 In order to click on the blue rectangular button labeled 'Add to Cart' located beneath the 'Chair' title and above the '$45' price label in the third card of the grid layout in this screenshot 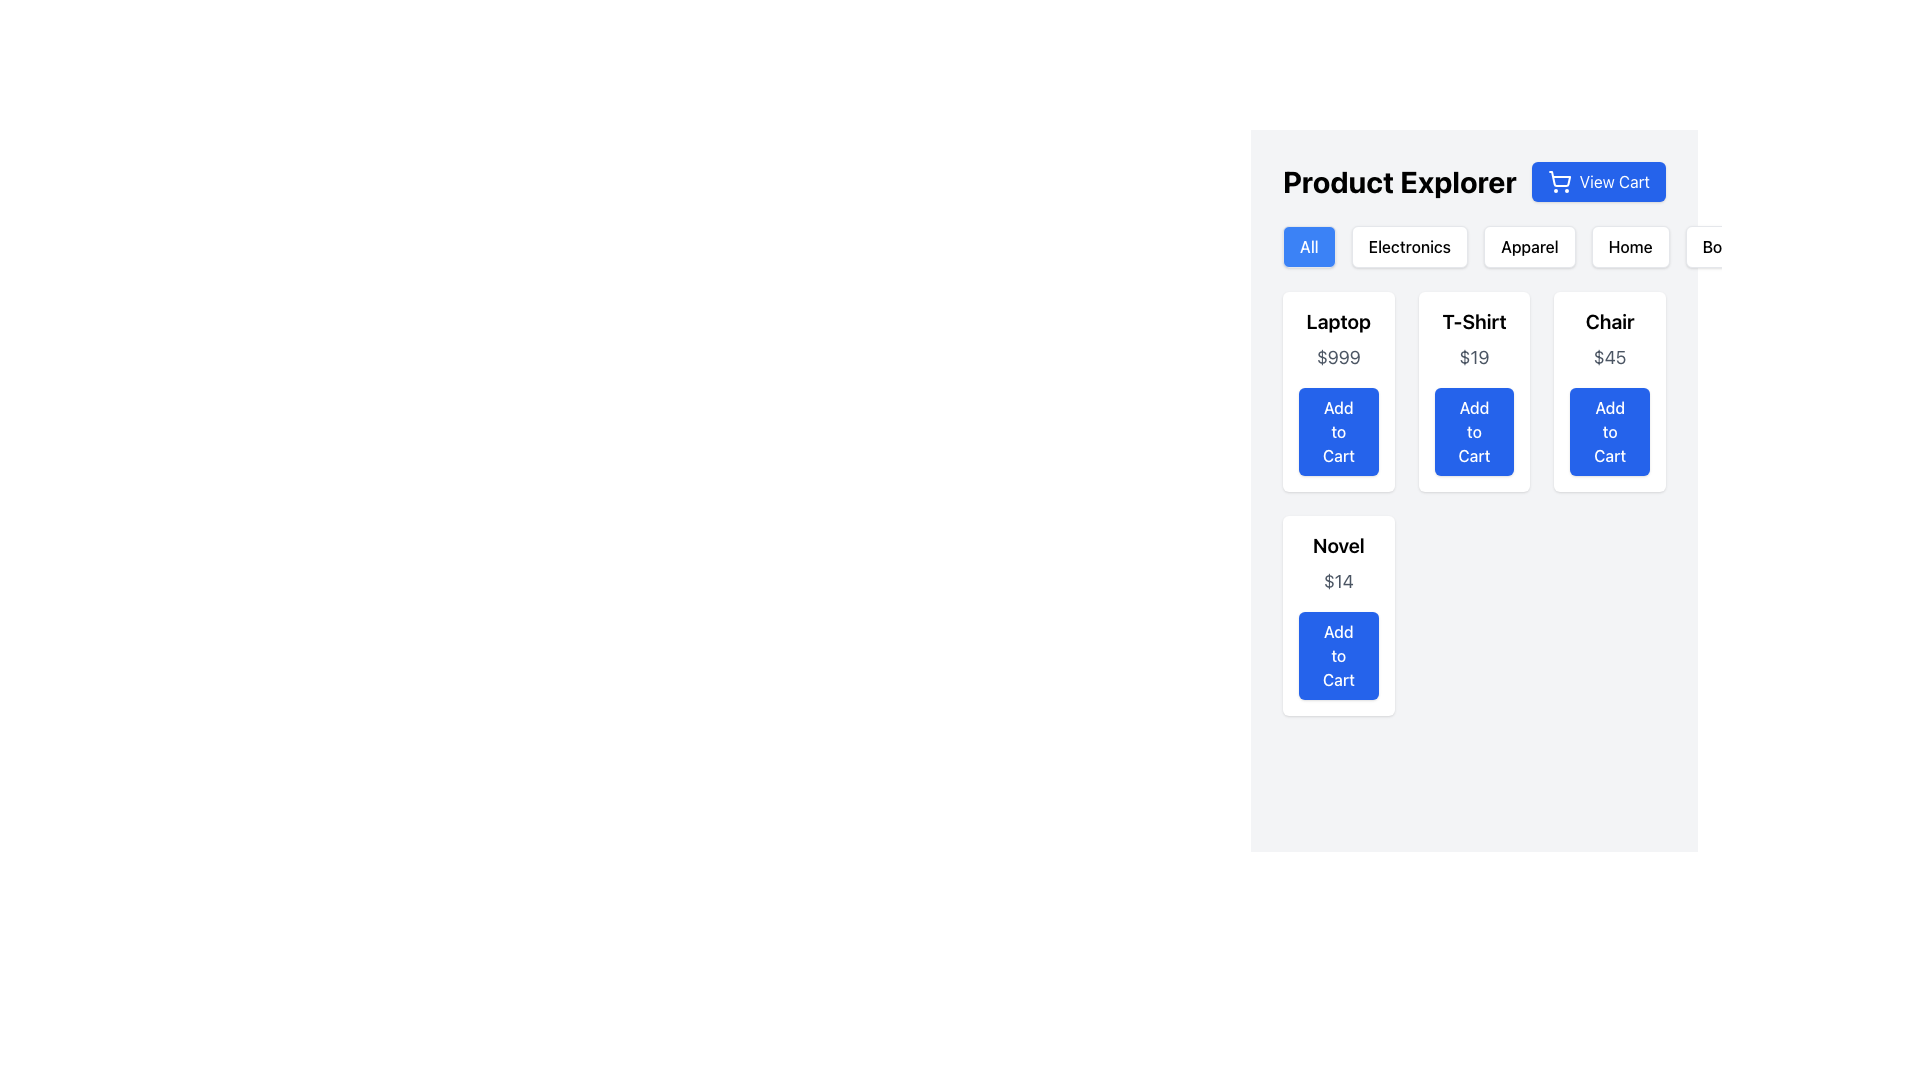, I will do `click(1610, 392)`.